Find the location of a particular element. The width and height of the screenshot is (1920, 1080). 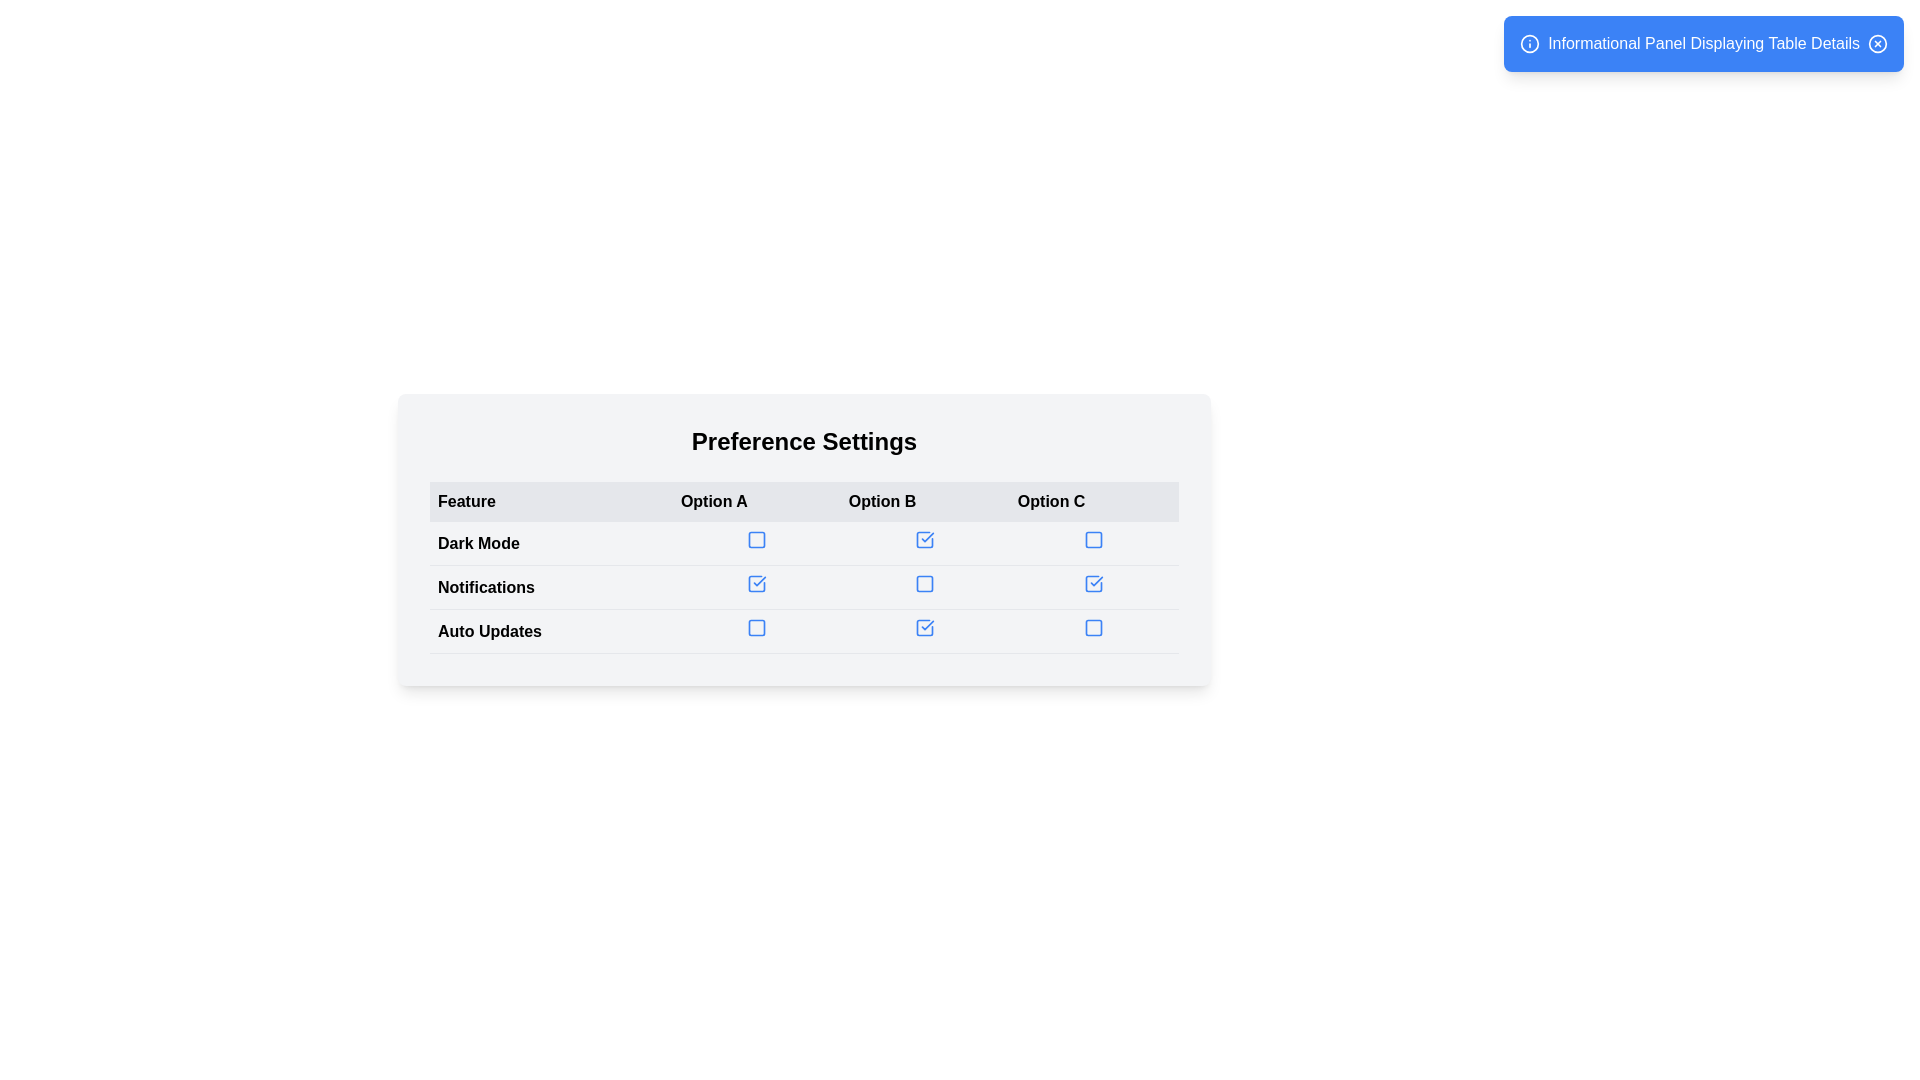

the 'Auto Updates' feature using the keyboard arrows to interact with the checkboxes for options A, B, and C is located at coordinates (804, 631).